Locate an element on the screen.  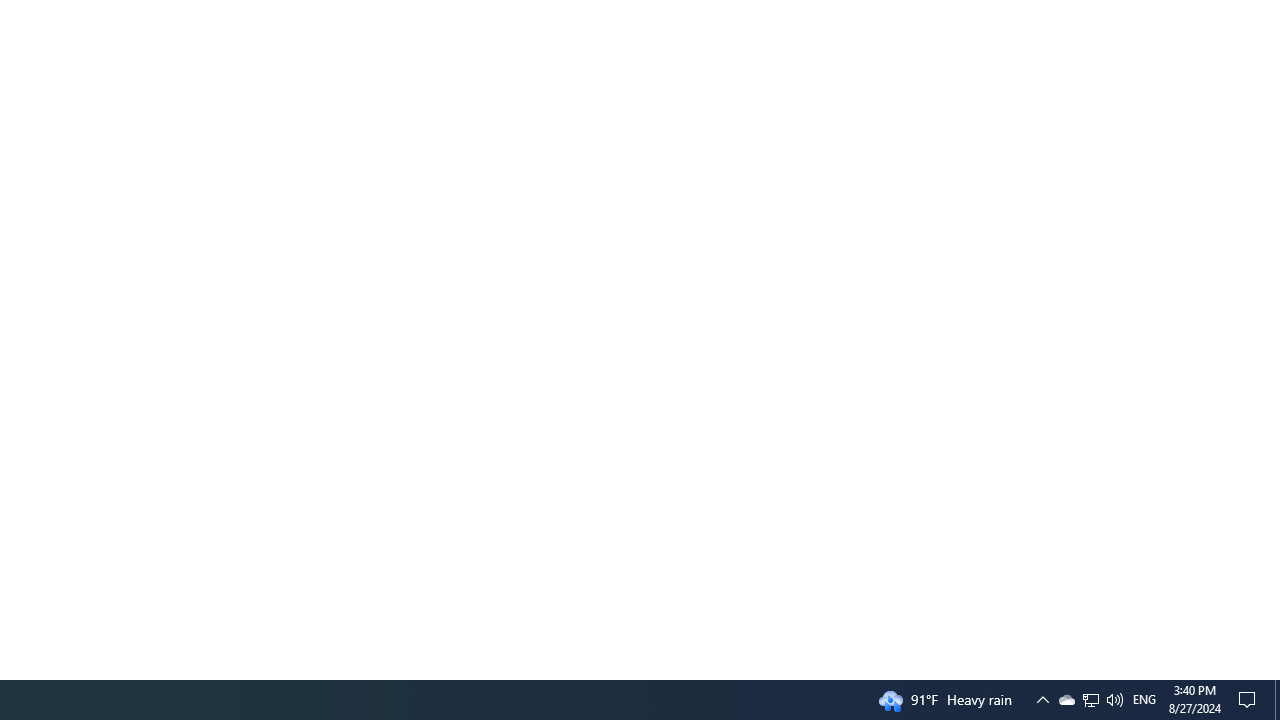
'Notification Chevron' is located at coordinates (1090, 698).